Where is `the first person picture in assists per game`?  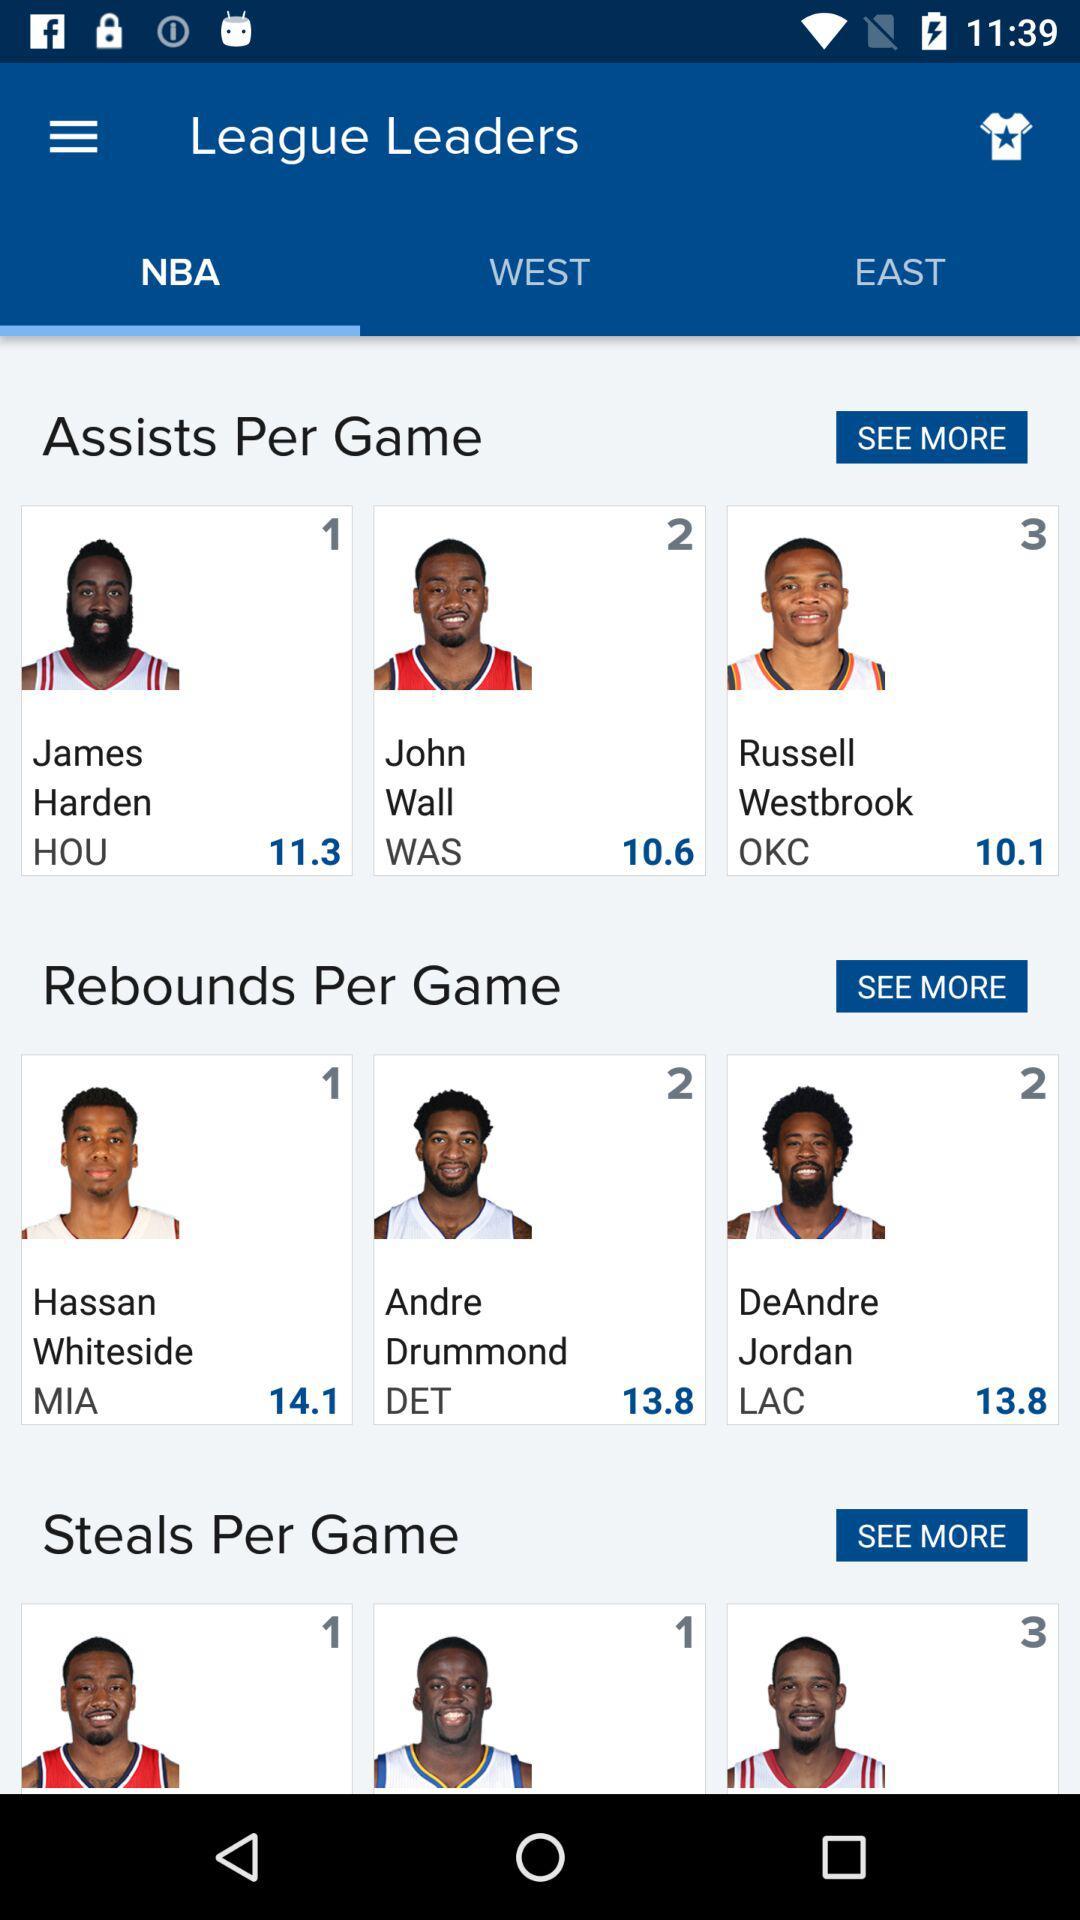 the first person picture in assists per game is located at coordinates (100, 609).